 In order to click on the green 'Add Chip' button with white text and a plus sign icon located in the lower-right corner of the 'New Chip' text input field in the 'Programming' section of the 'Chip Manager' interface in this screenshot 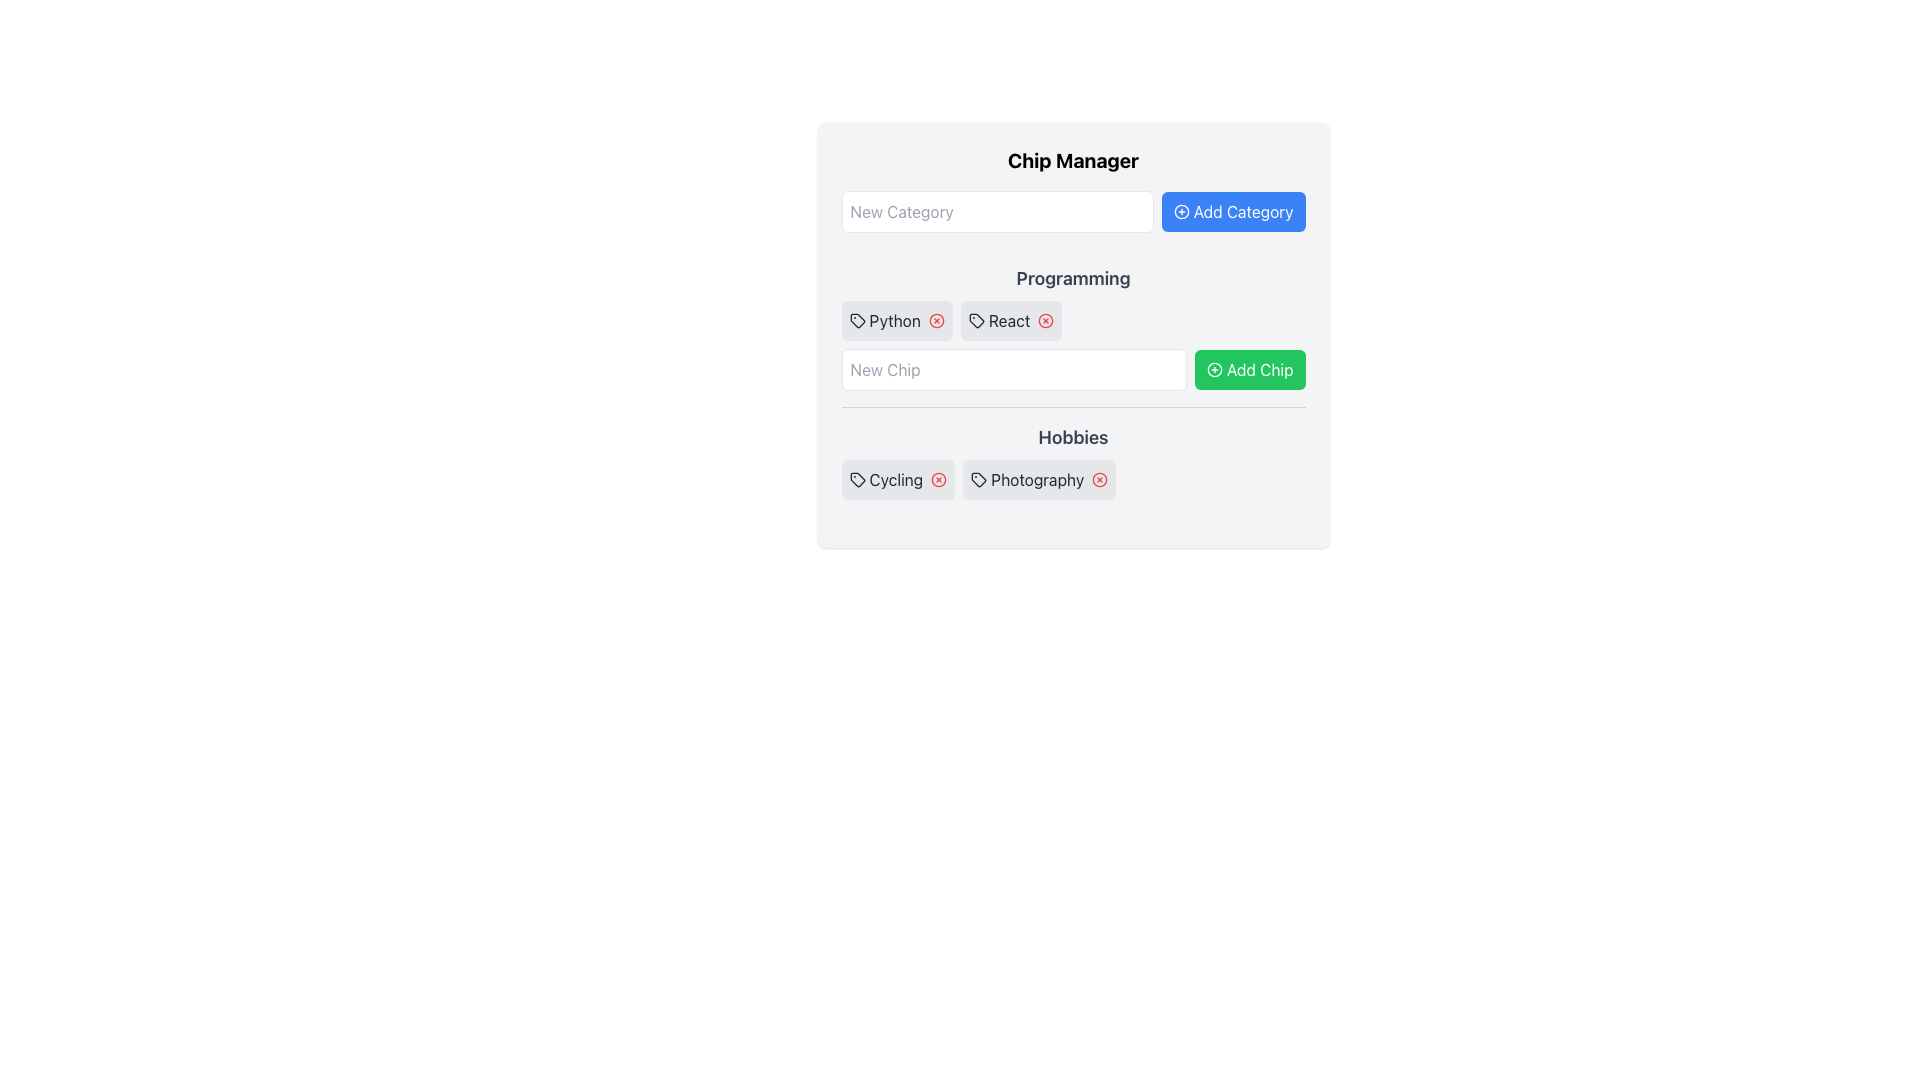, I will do `click(1248, 370)`.